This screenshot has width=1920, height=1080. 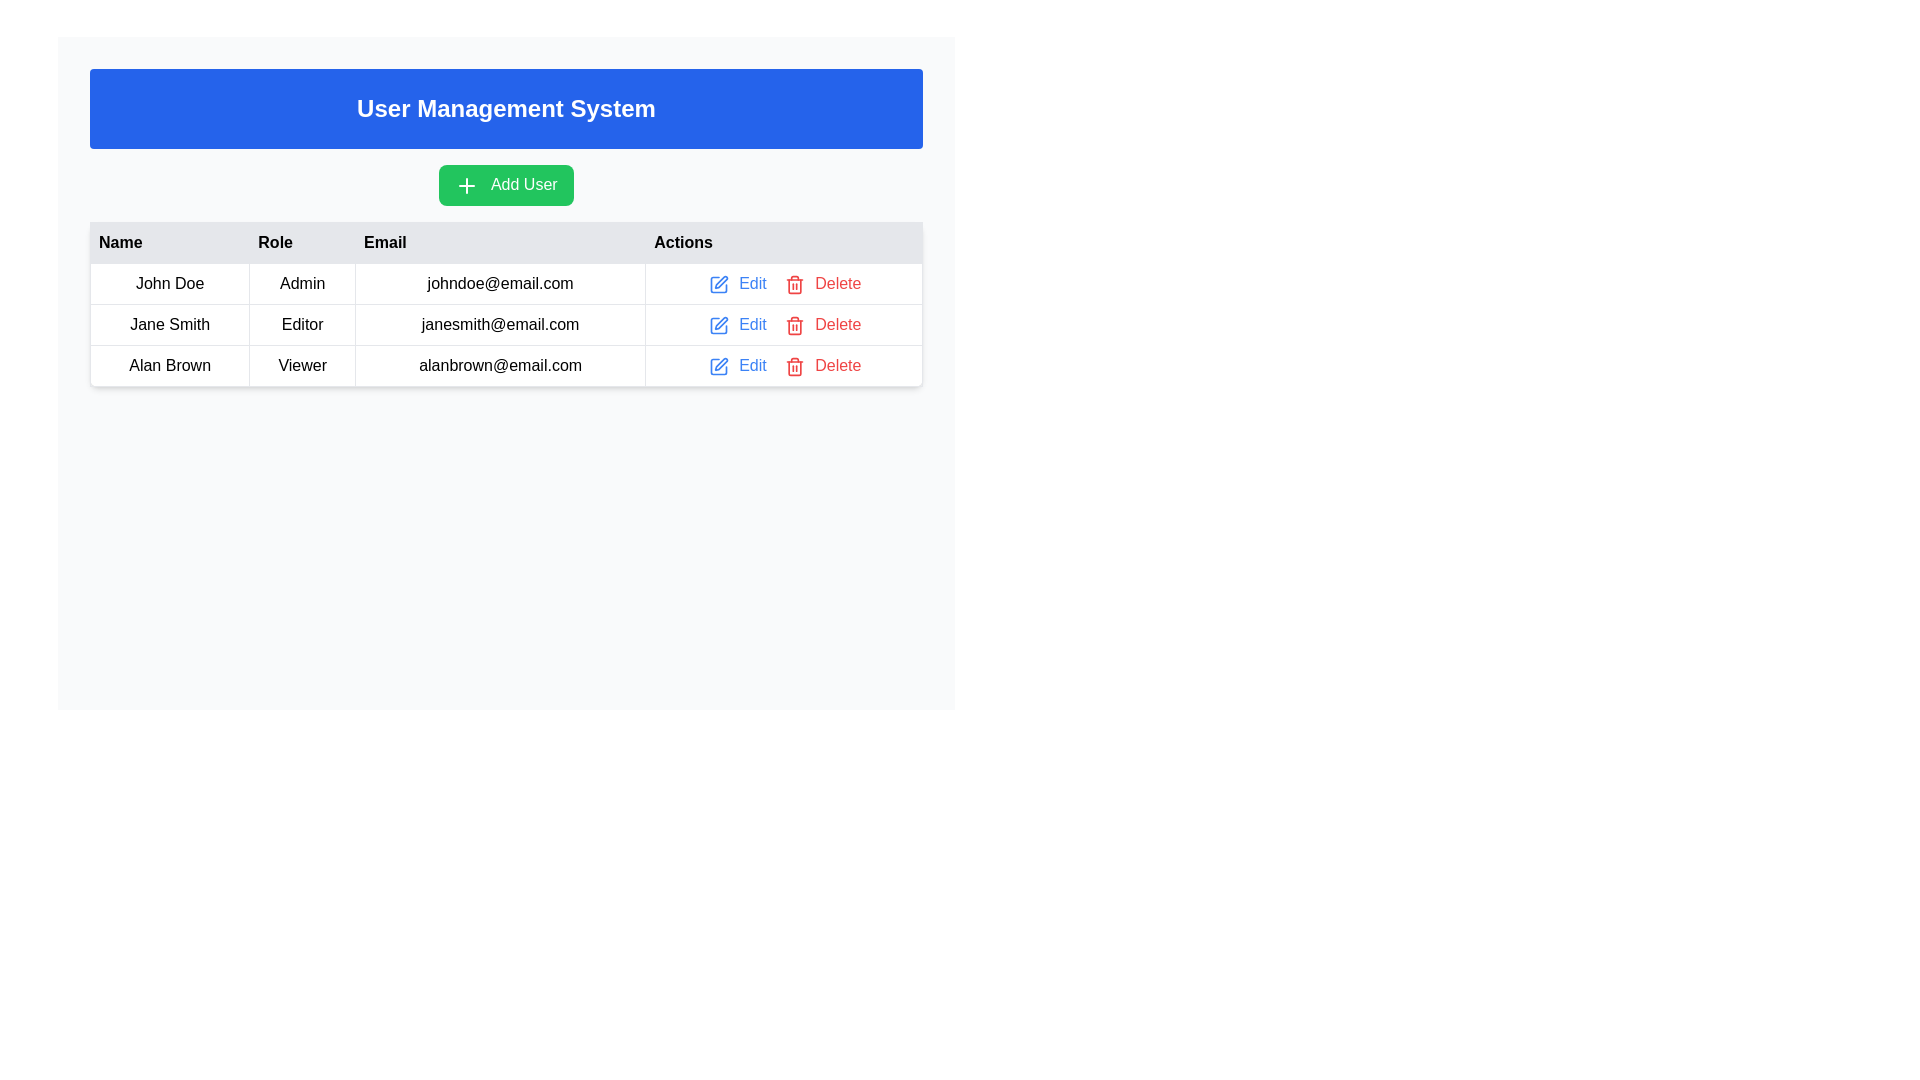 What do you see at coordinates (735, 283) in the screenshot?
I see `the interactive link styled as a button for editing the information of 'John Doe', located in the 'Actions' column of the first row in the data table` at bounding box center [735, 283].